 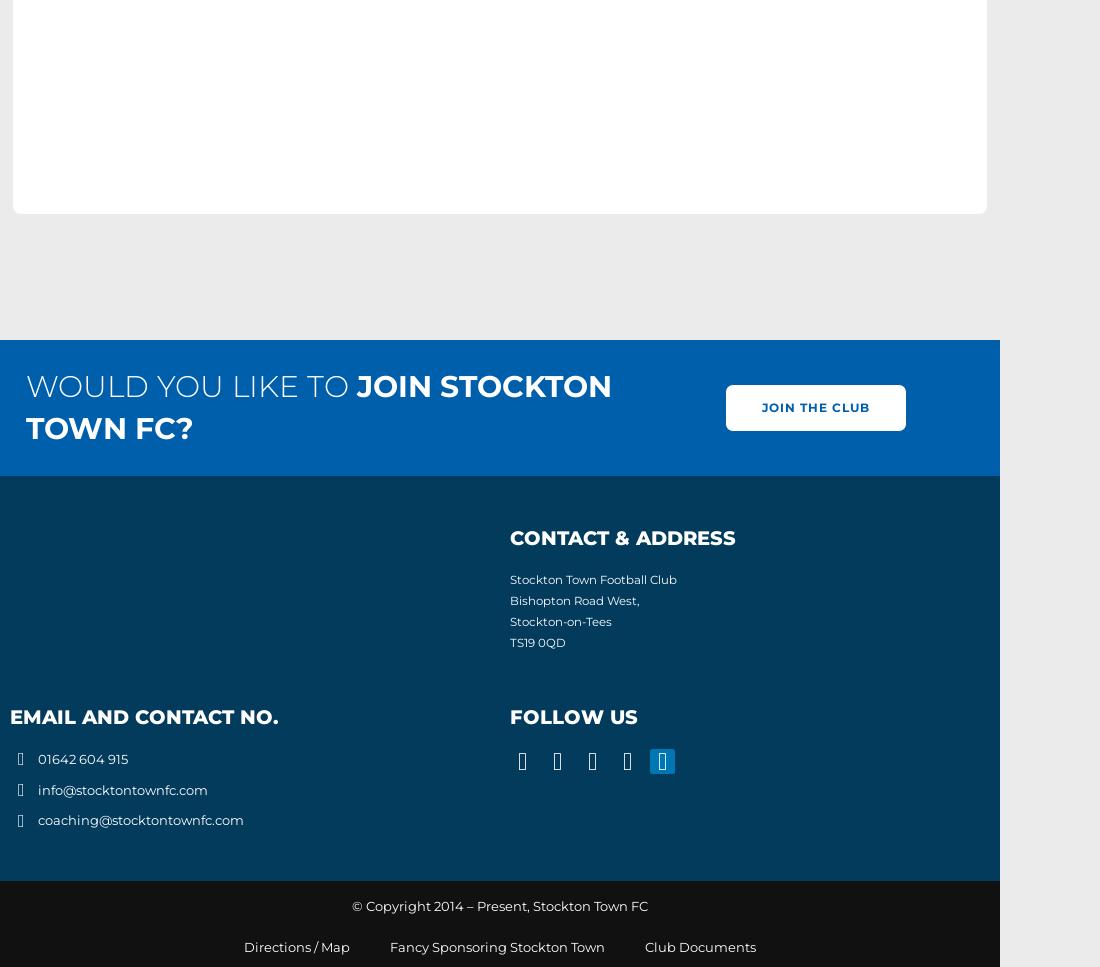 What do you see at coordinates (497, 945) in the screenshot?
I see `'Fancy Sponsoring Stockton Town'` at bounding box center [497, 945].